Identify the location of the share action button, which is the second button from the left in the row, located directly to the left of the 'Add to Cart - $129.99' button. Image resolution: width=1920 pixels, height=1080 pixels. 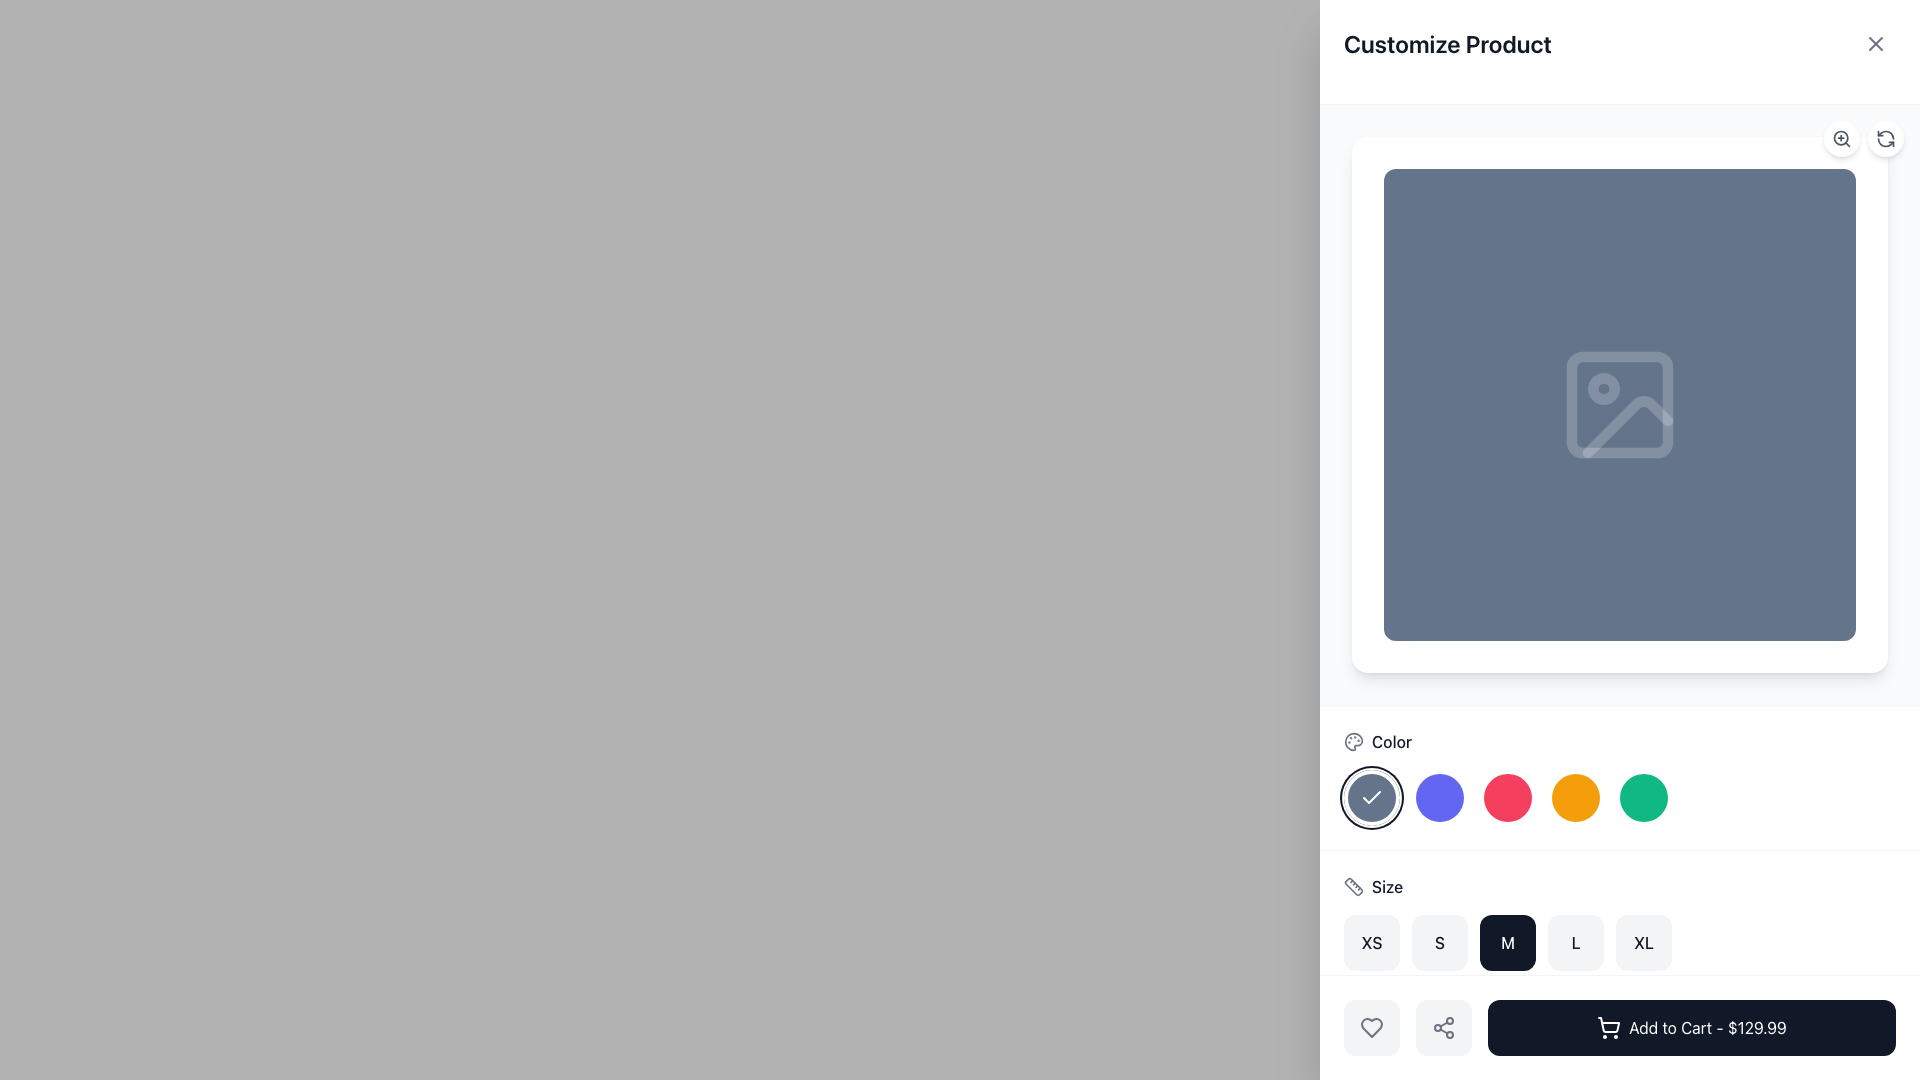
(1444, 1028).